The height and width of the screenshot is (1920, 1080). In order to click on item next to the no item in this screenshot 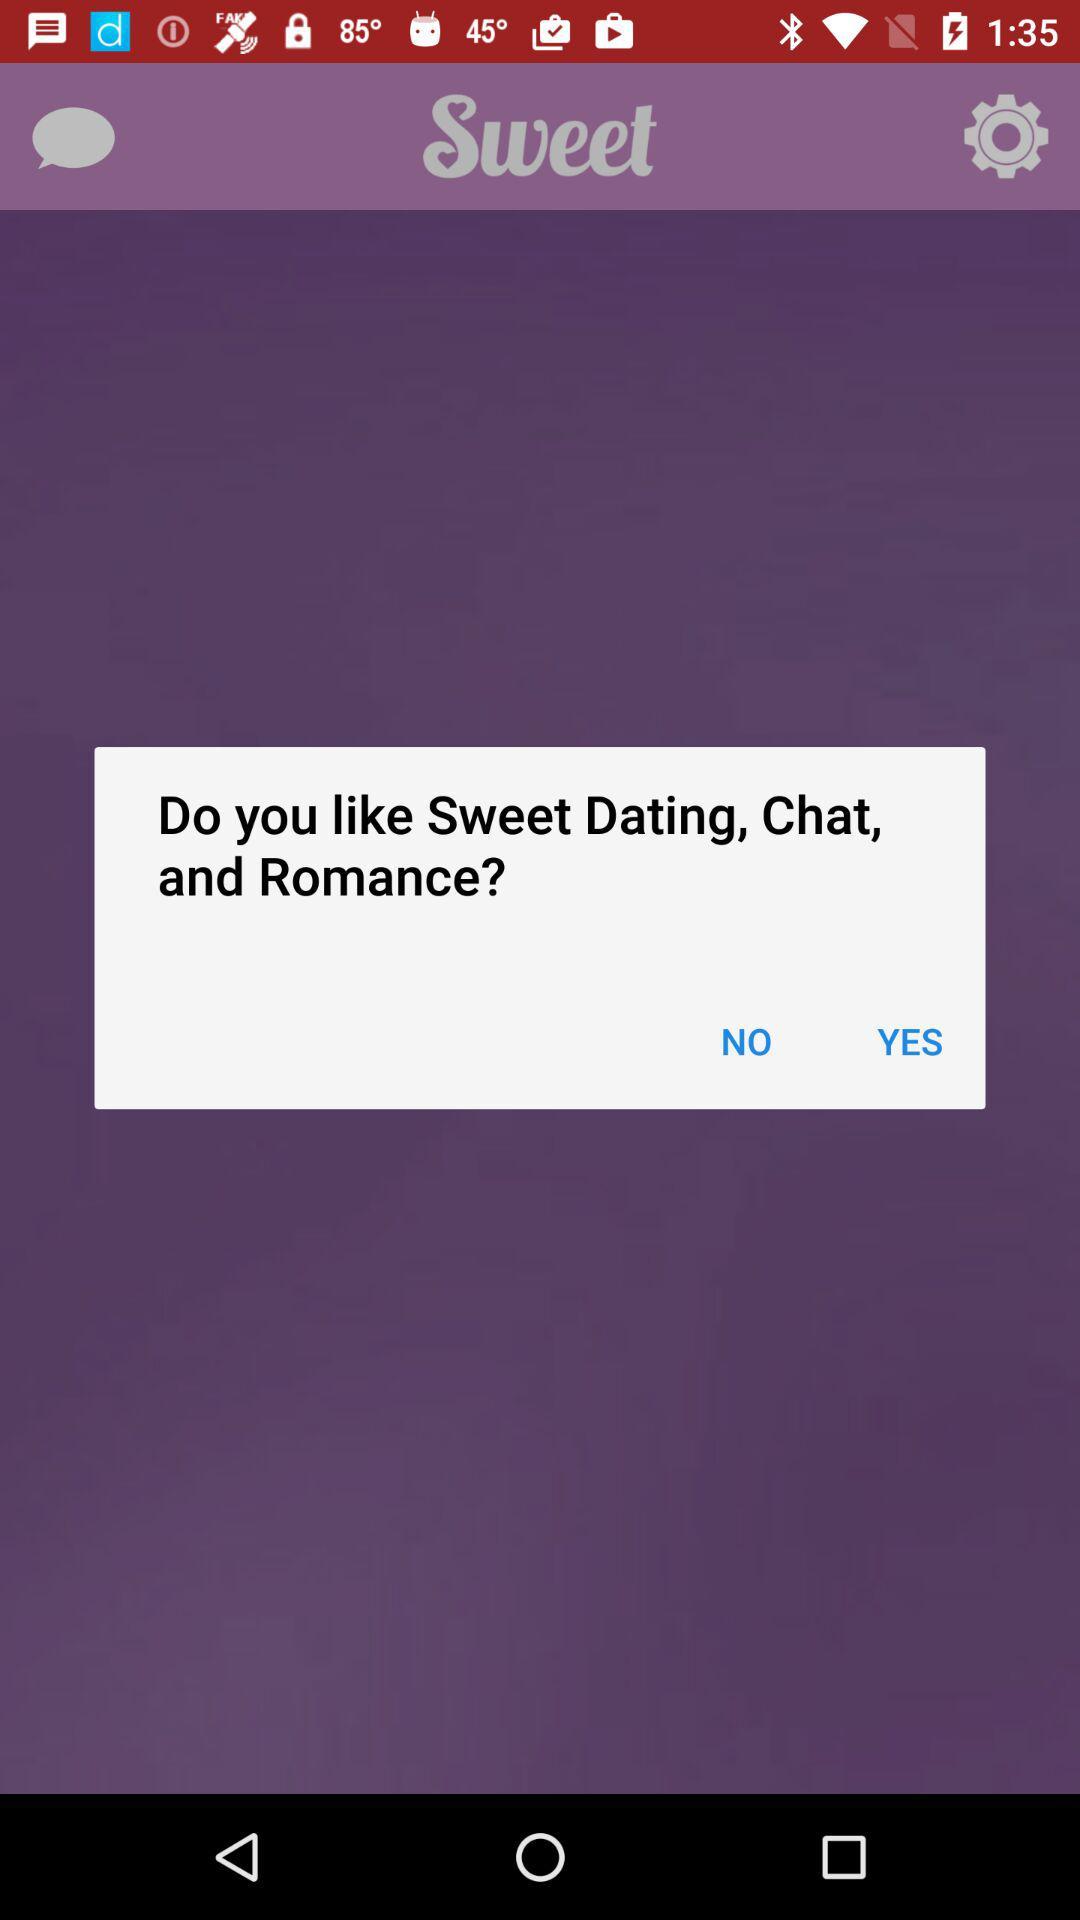, I will do `click(910, 1040)`.